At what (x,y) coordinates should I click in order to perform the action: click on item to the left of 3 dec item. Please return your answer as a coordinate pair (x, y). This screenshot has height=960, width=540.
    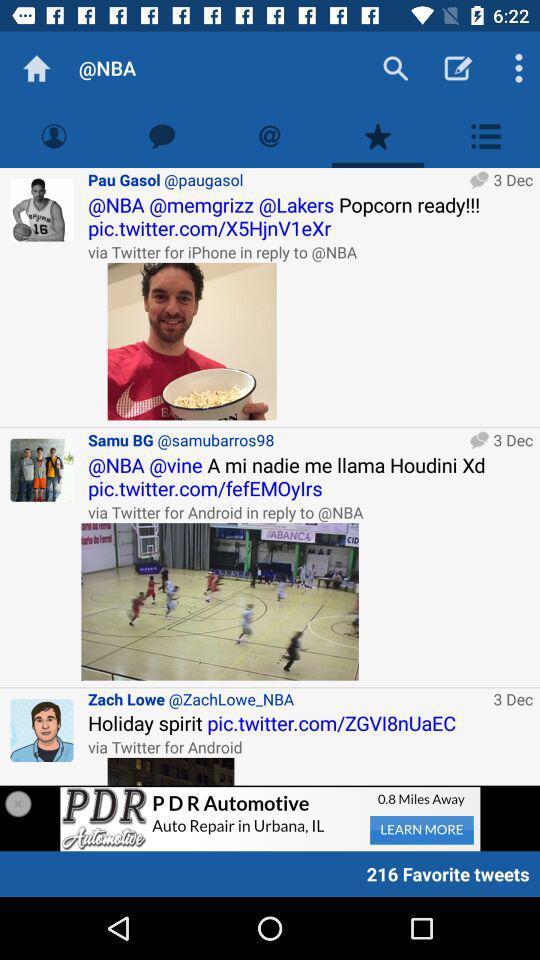
    Looking at the image, I should click on (286, 699).